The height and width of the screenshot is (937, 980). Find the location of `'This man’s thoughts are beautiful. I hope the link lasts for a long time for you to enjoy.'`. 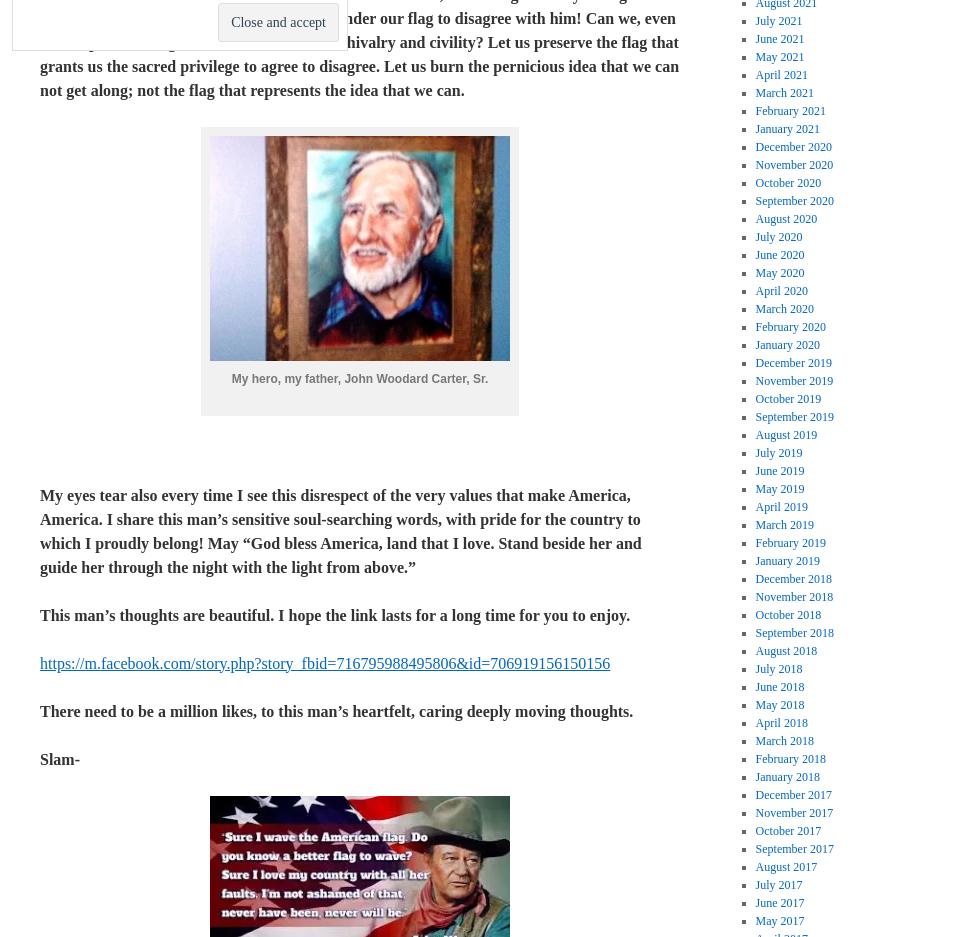

'This man’s thoughts are beautiful. I hope the link lasts for a long time for you to enjoy.' is located at coordinates (39, 614).